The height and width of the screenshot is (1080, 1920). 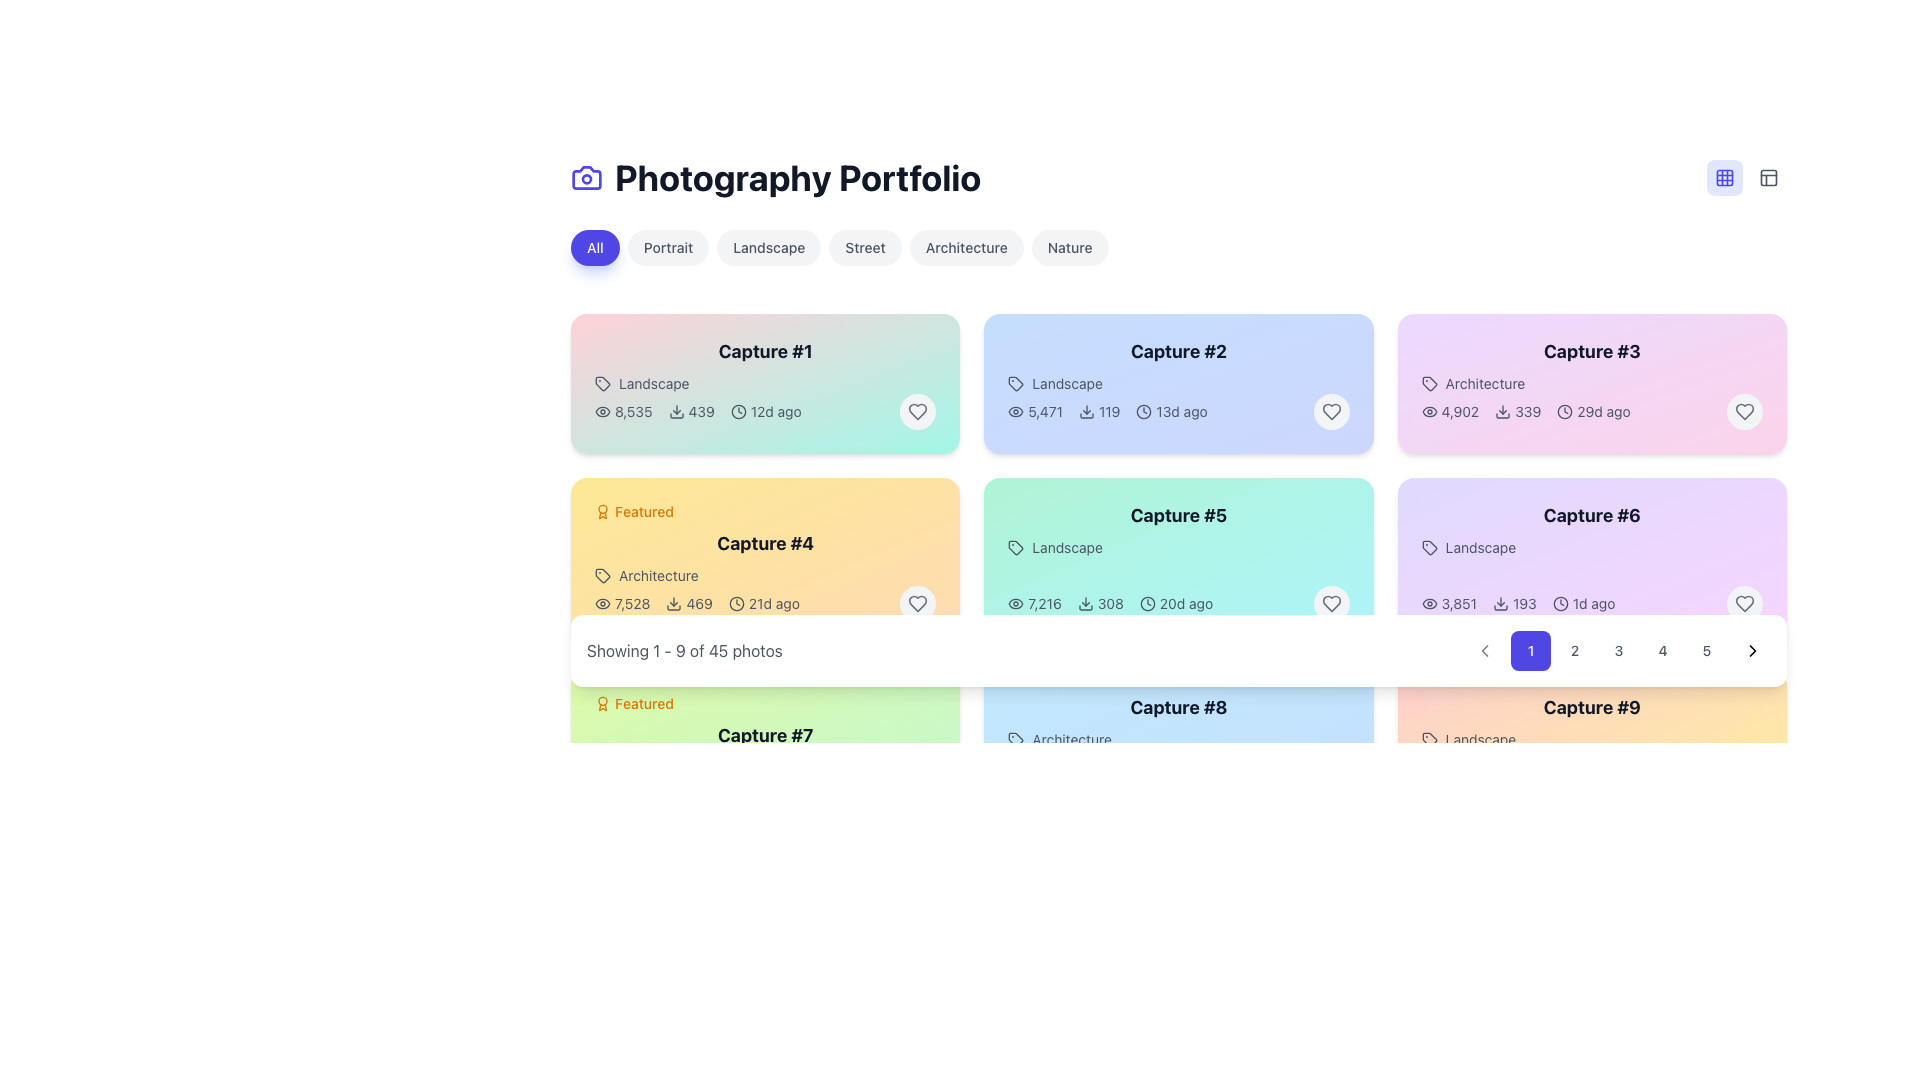 What do you see at coordinates (1179, 603) in the screenshot?
I see `the information displayed in the Information Console located in the card labeled 'Capture #5', positioned at the bottom section adjacent to the right-hand side heart icon` at bounding box center [1179, 603].